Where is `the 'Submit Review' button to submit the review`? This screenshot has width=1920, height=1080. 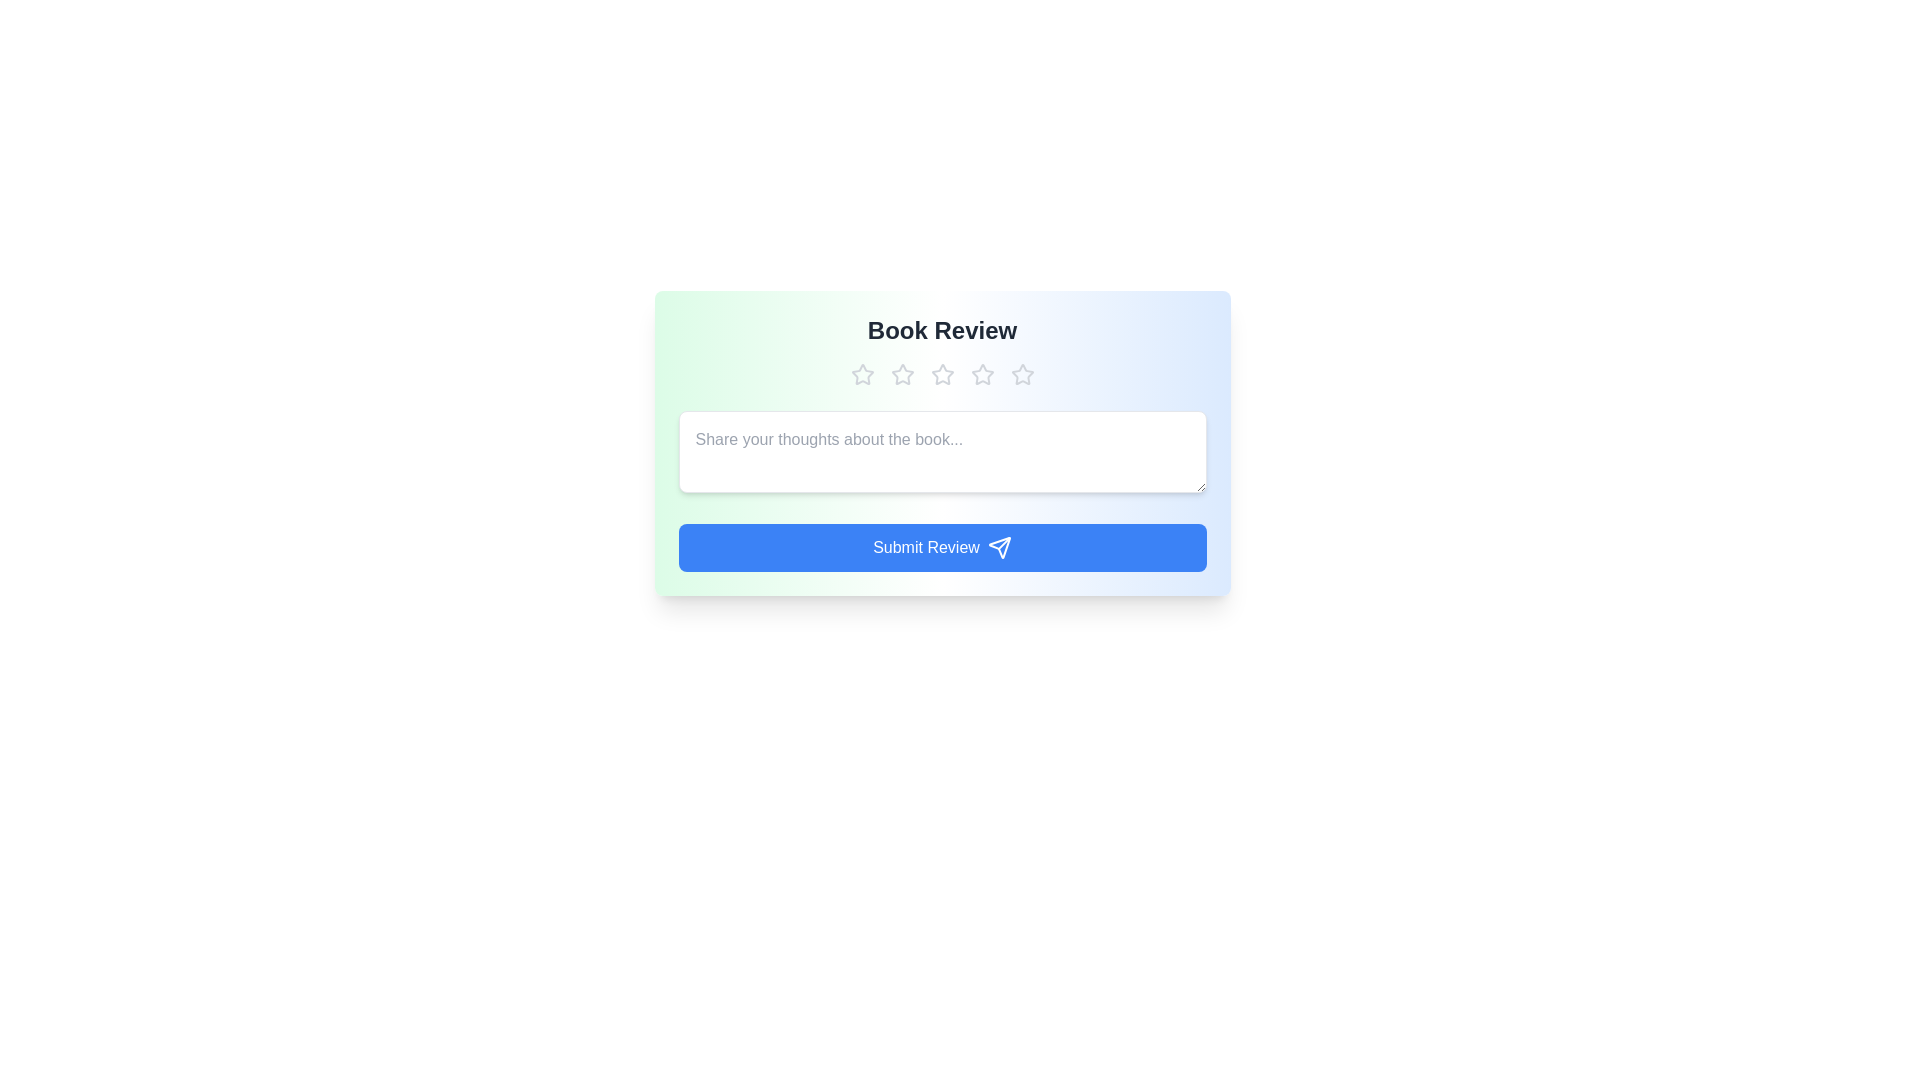 the 'Submit Review' button to submit the review is located at coordinates (941, 547).